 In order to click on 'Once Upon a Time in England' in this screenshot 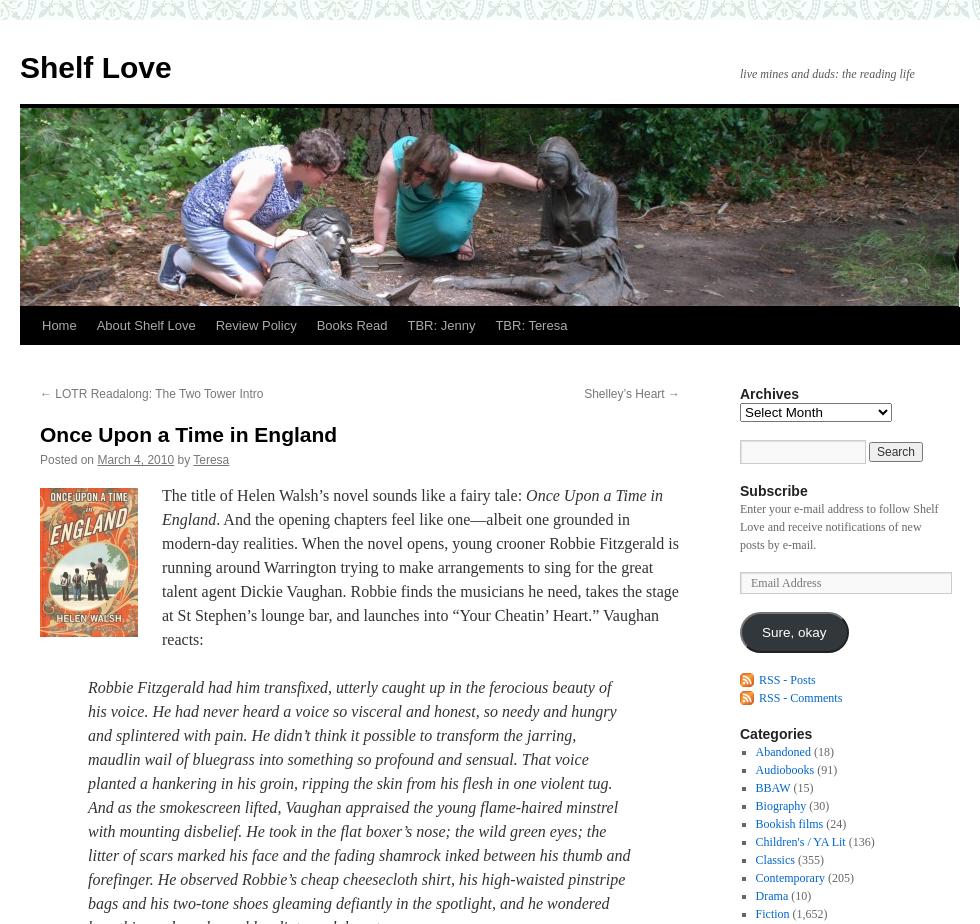, I will do `click(188, 434)`.